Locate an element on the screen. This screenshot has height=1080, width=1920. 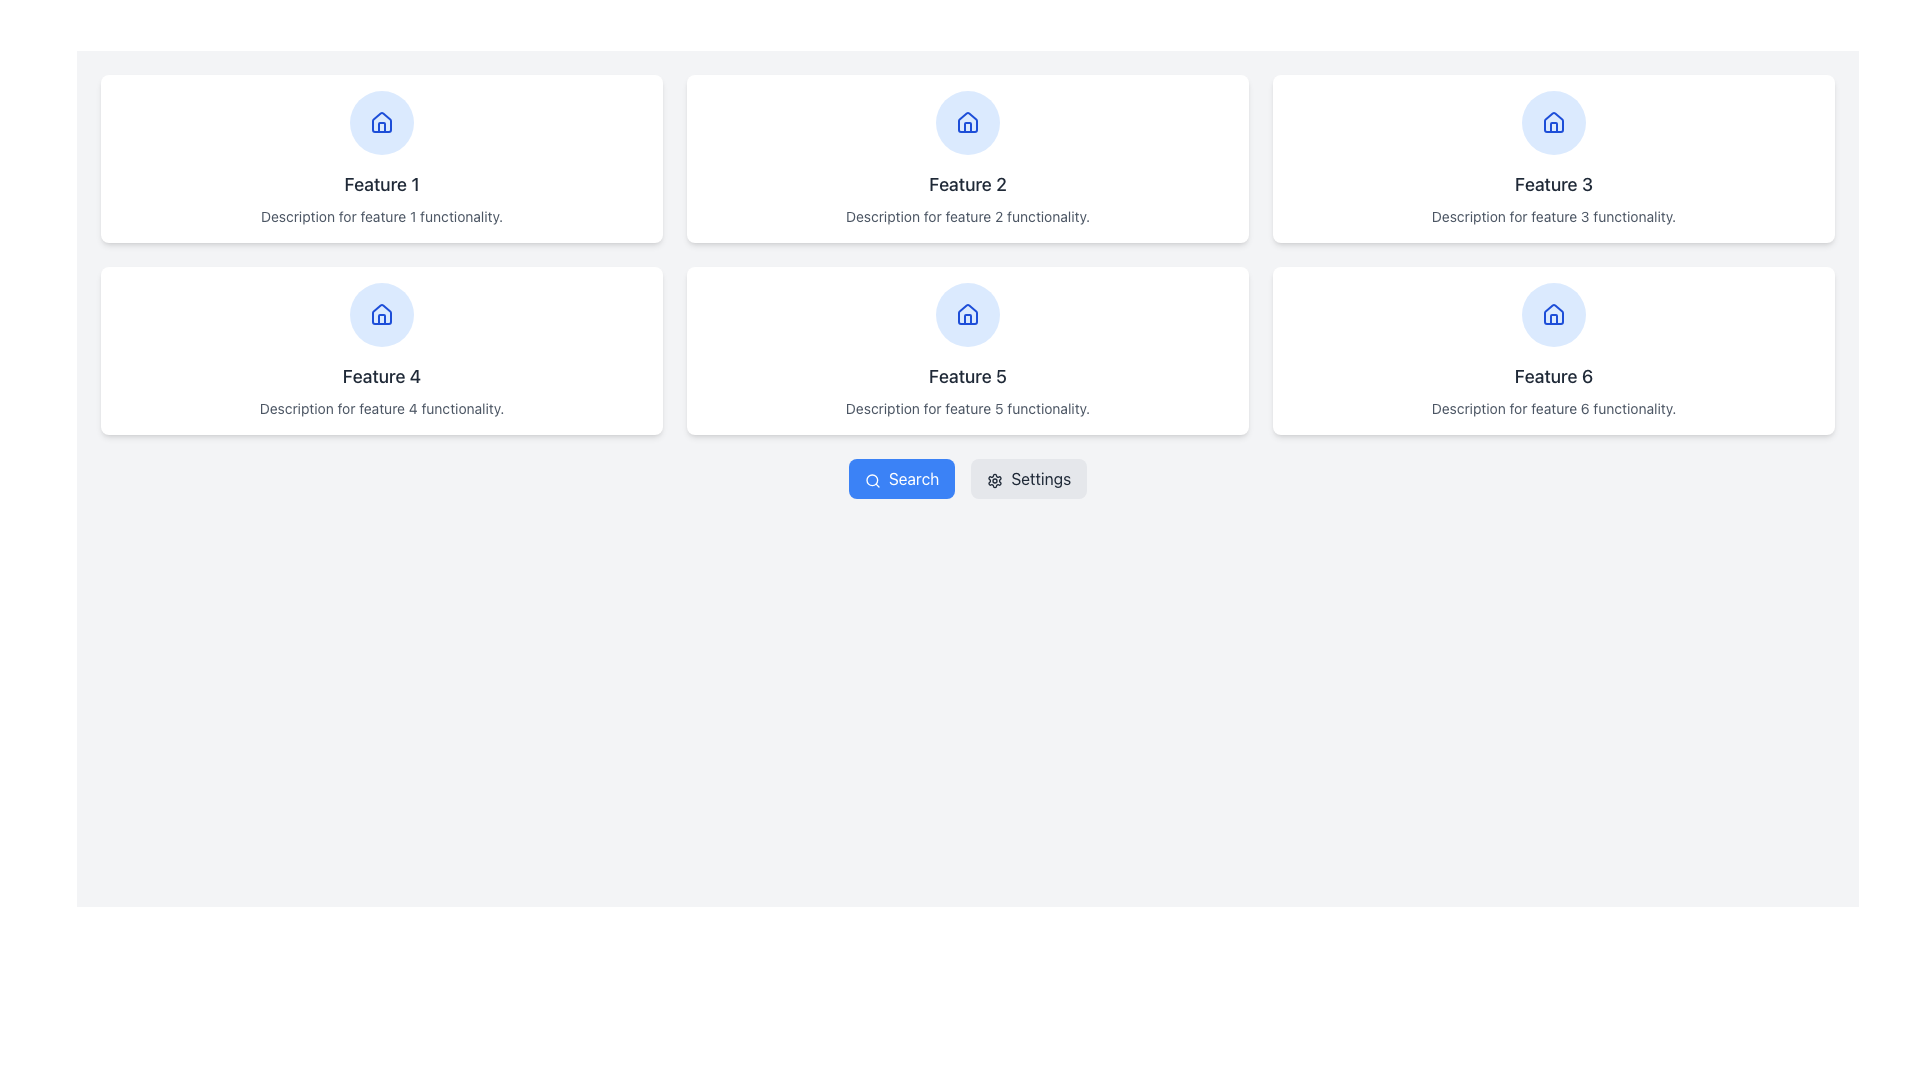
the 'Settings' button icon, which serves as a visual identifier for accessing or managing settings is located at coordinates (995, 480).